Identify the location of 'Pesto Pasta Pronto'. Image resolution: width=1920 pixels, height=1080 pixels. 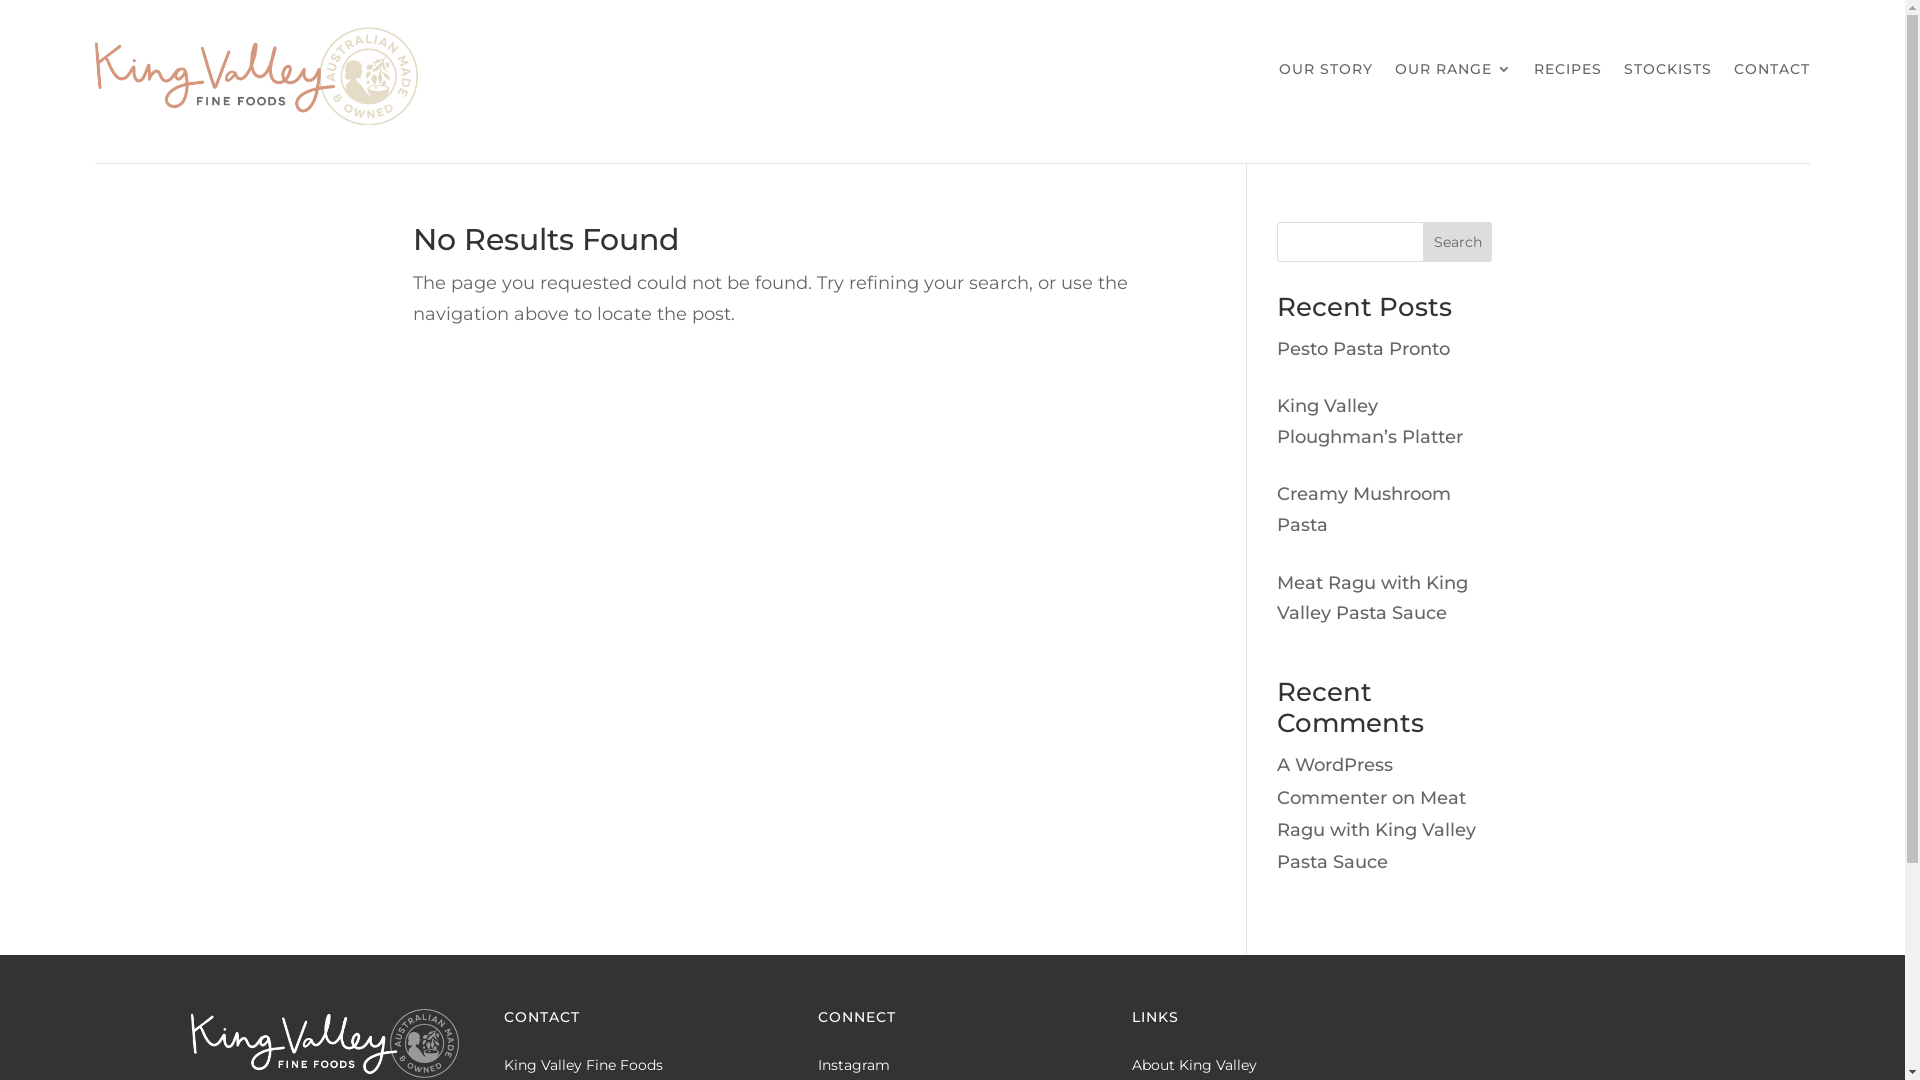
(1275, 347).